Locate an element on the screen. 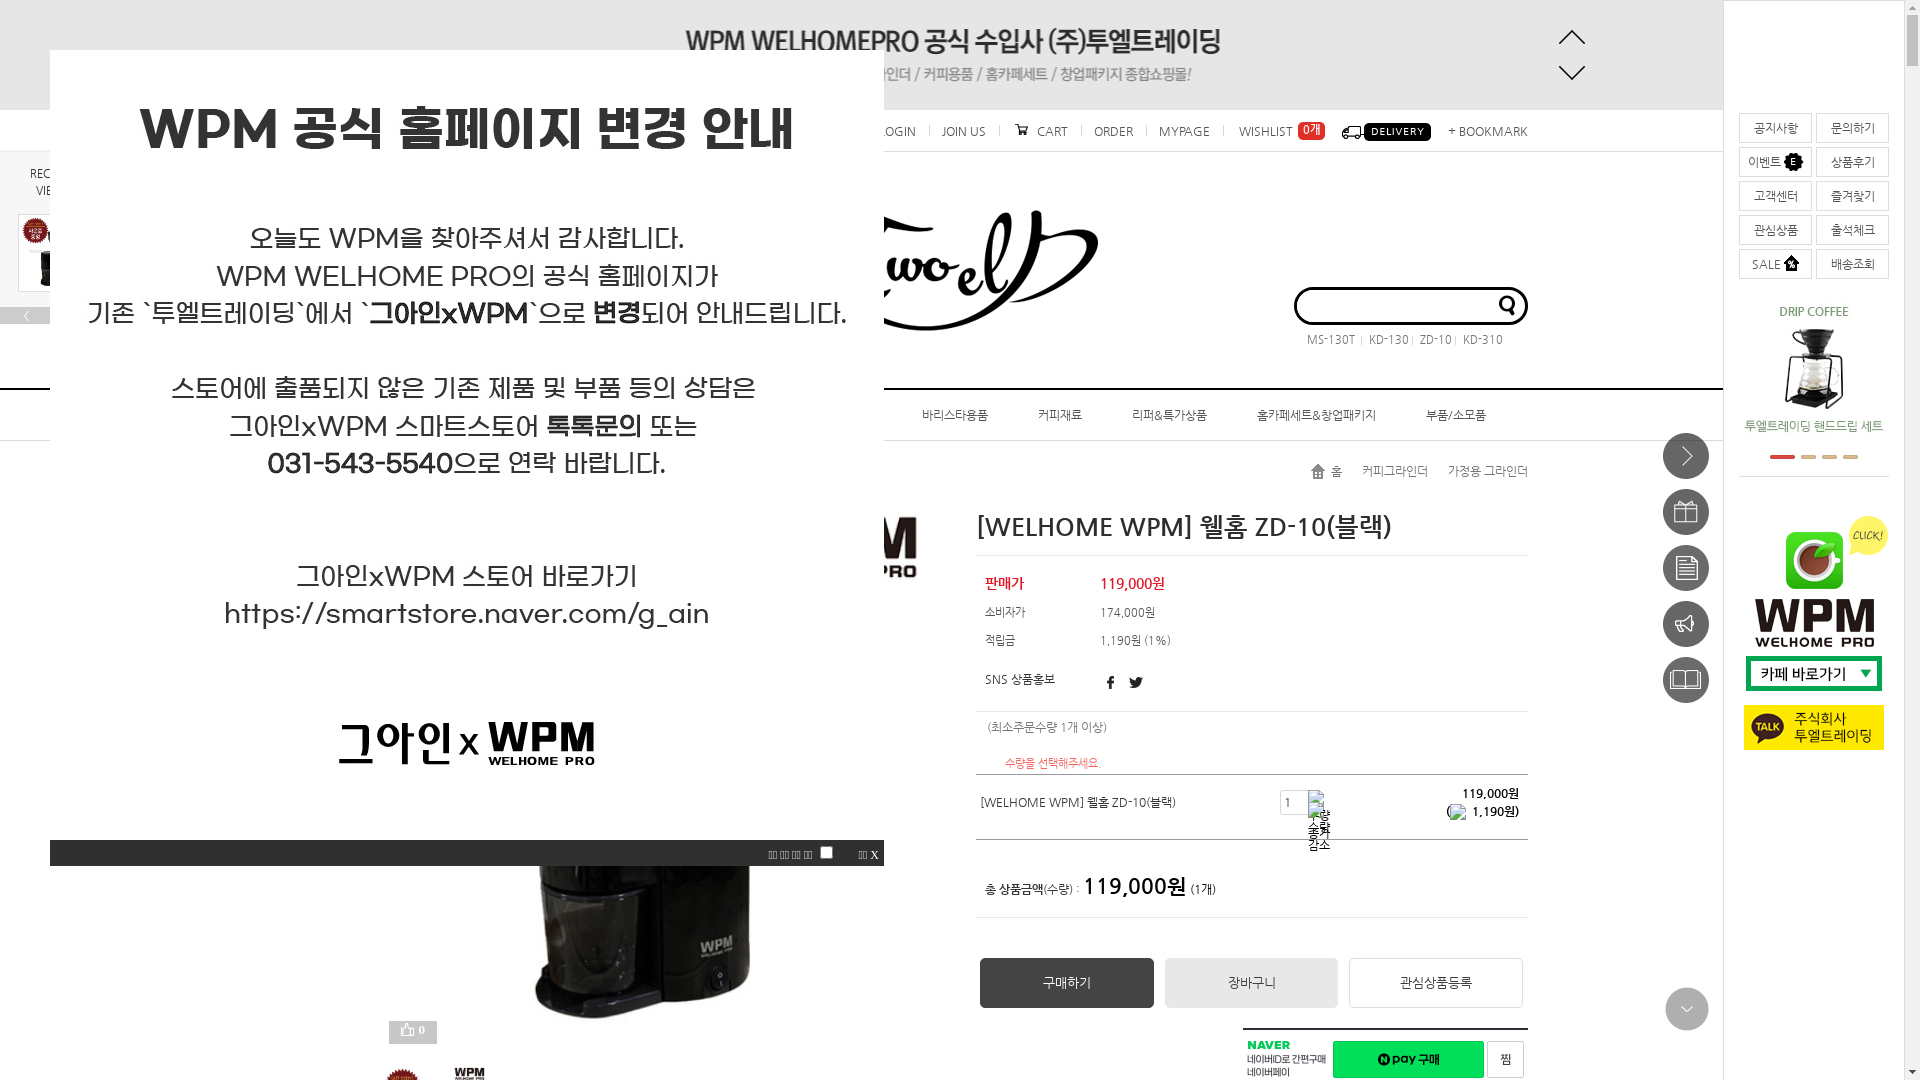 The width and height of the screenshot is (1920, 1080). '3' is located at coordinates (1819, 456).